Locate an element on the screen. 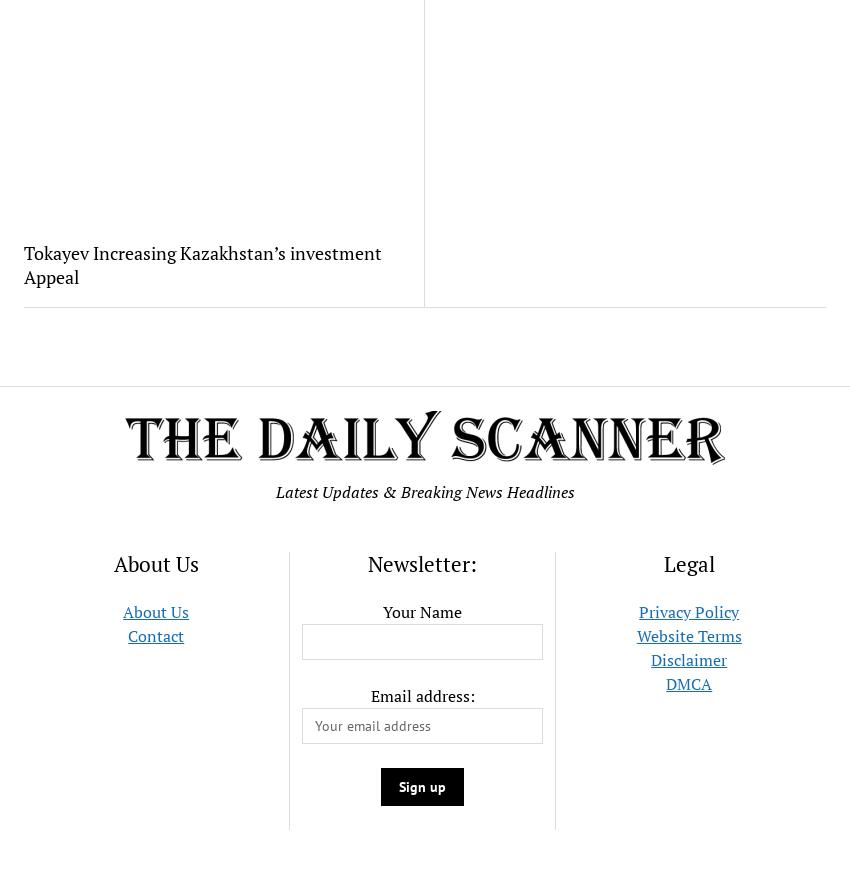  'Legal' is located at coordinates (687, 563).